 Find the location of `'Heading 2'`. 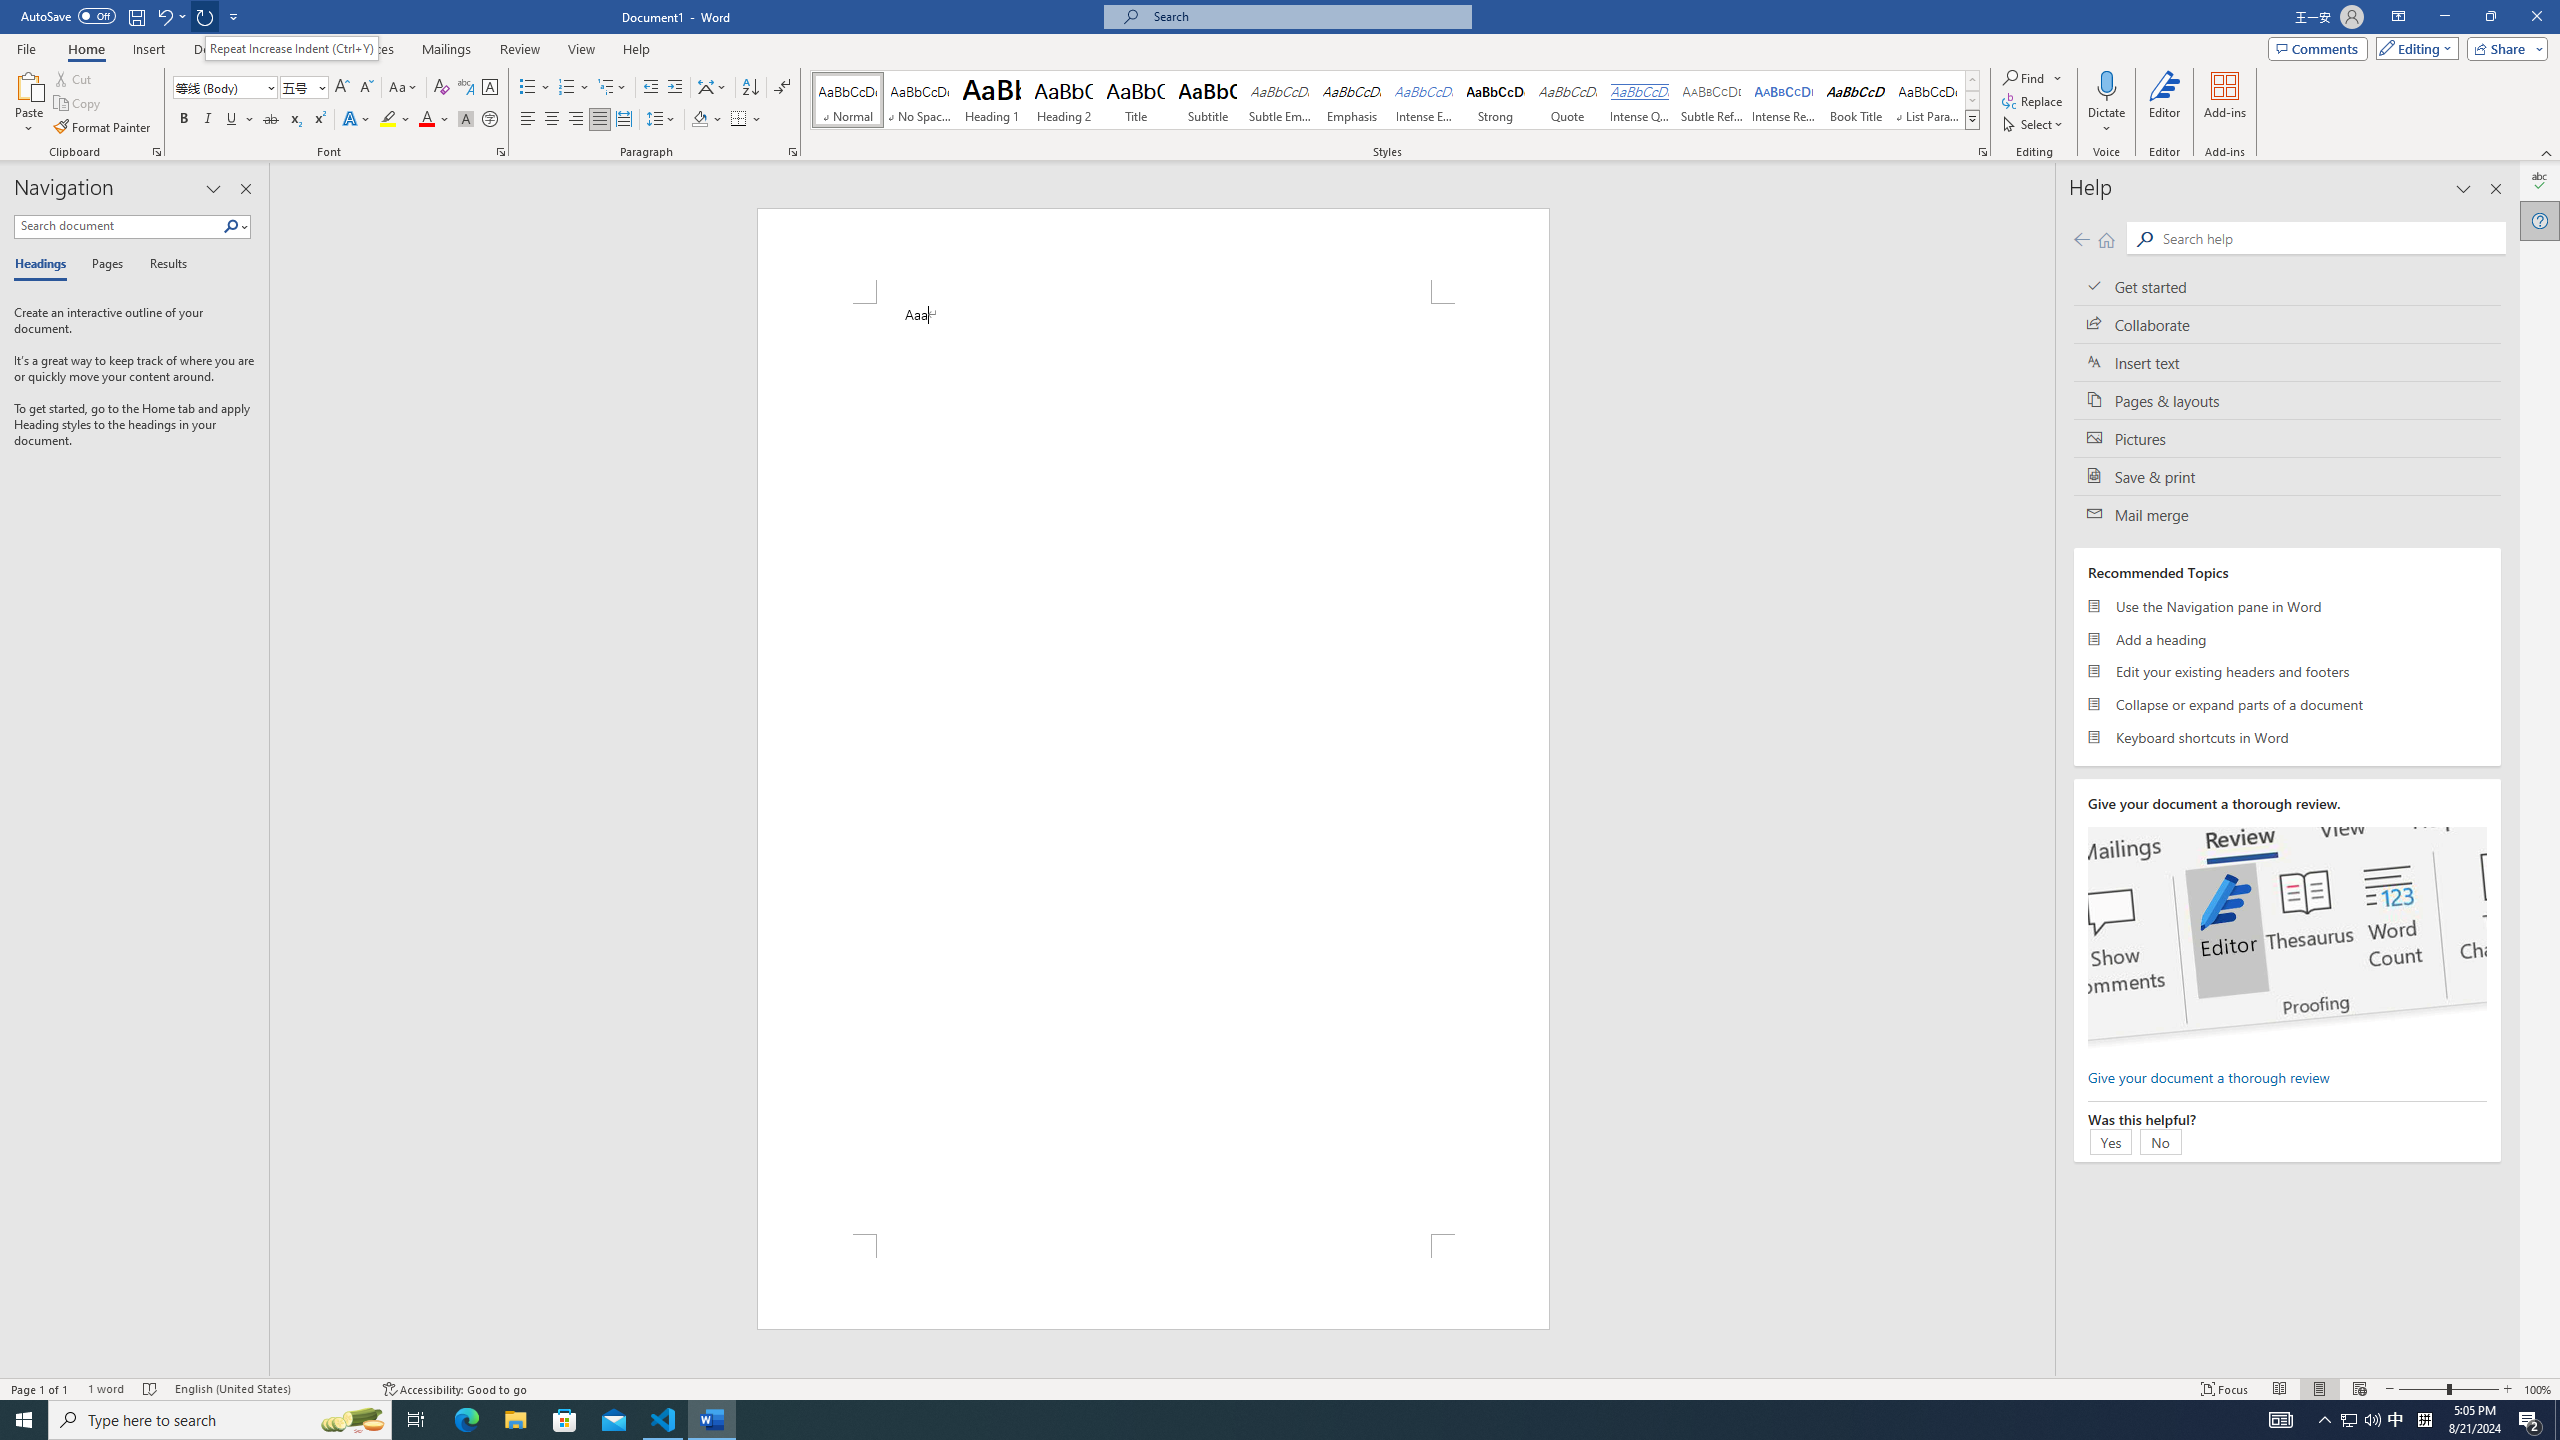

'Heading 2' is located at coordinates (1063, 99).